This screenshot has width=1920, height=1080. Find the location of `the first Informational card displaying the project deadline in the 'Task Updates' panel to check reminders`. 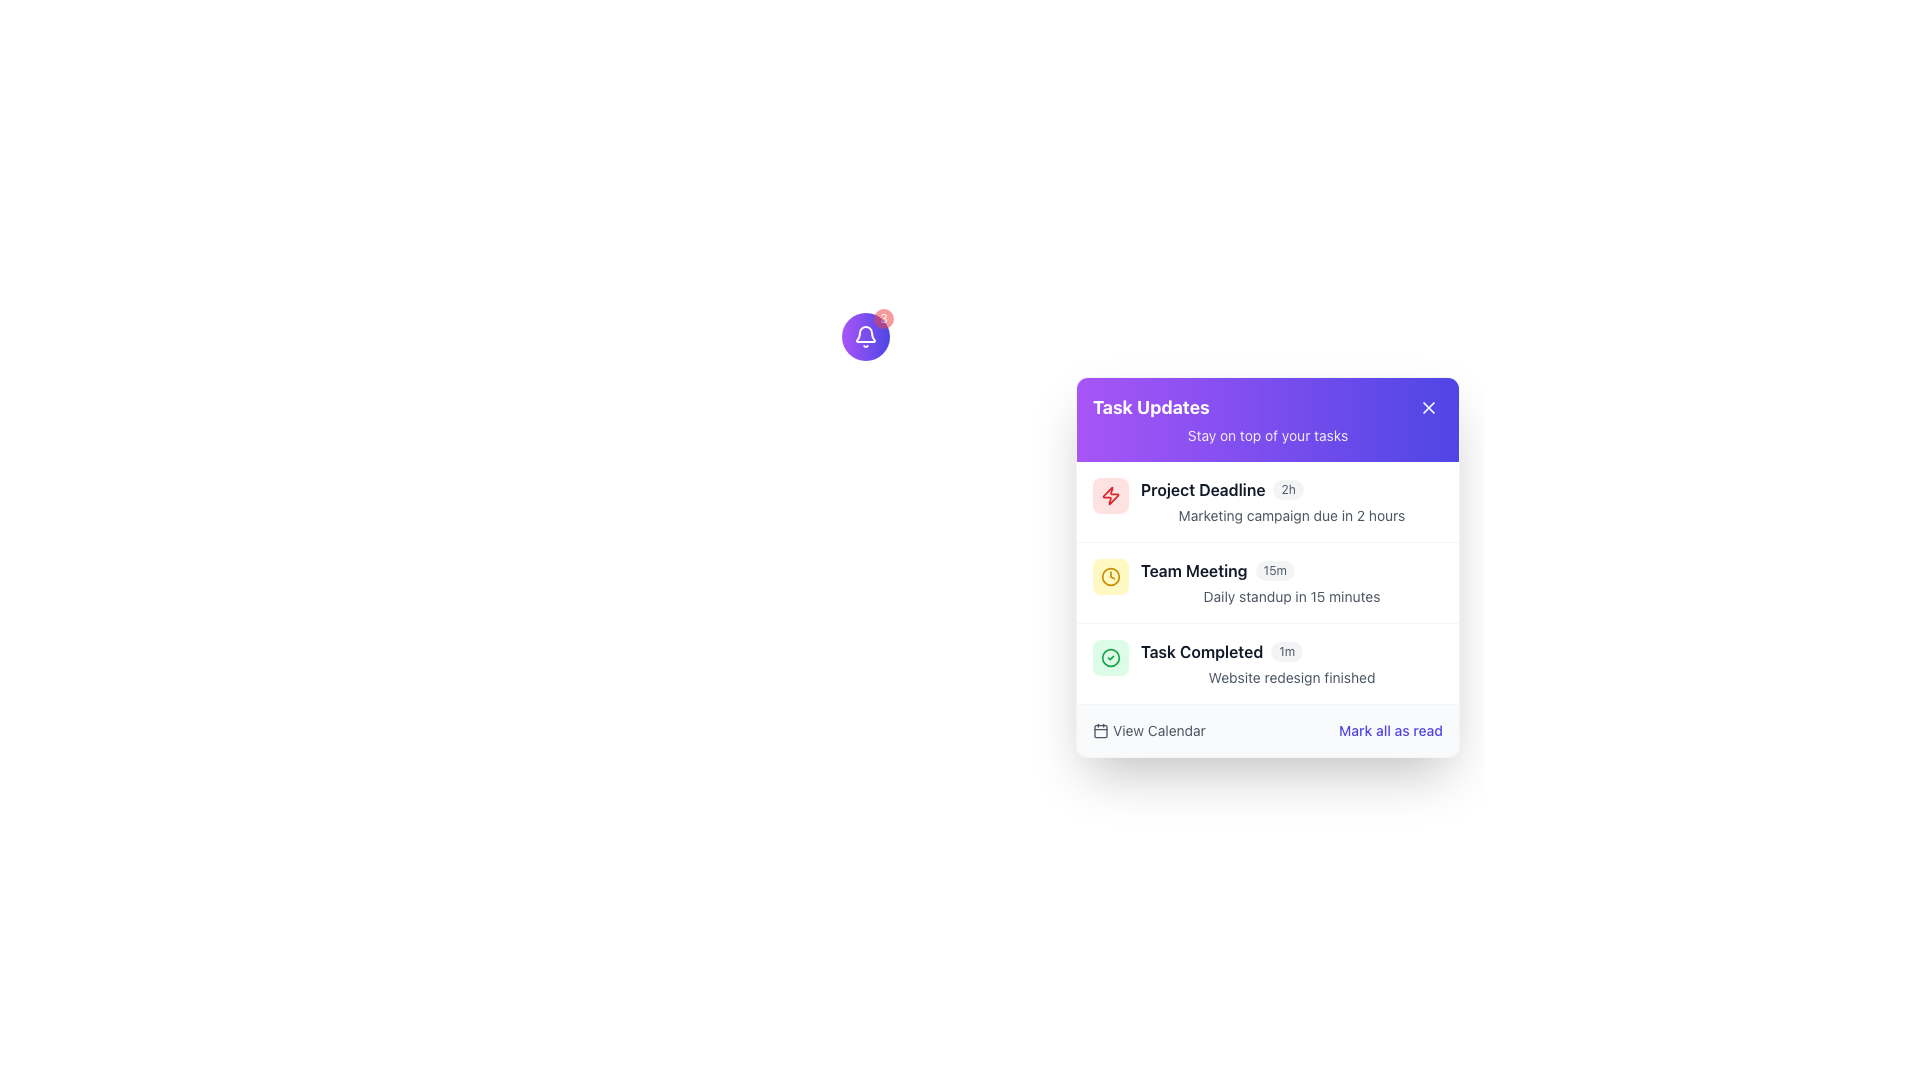

the first Informational card displaying the project deadline in the 'Task Updates' panel to check reminders is located at coordinates (1291, 489).